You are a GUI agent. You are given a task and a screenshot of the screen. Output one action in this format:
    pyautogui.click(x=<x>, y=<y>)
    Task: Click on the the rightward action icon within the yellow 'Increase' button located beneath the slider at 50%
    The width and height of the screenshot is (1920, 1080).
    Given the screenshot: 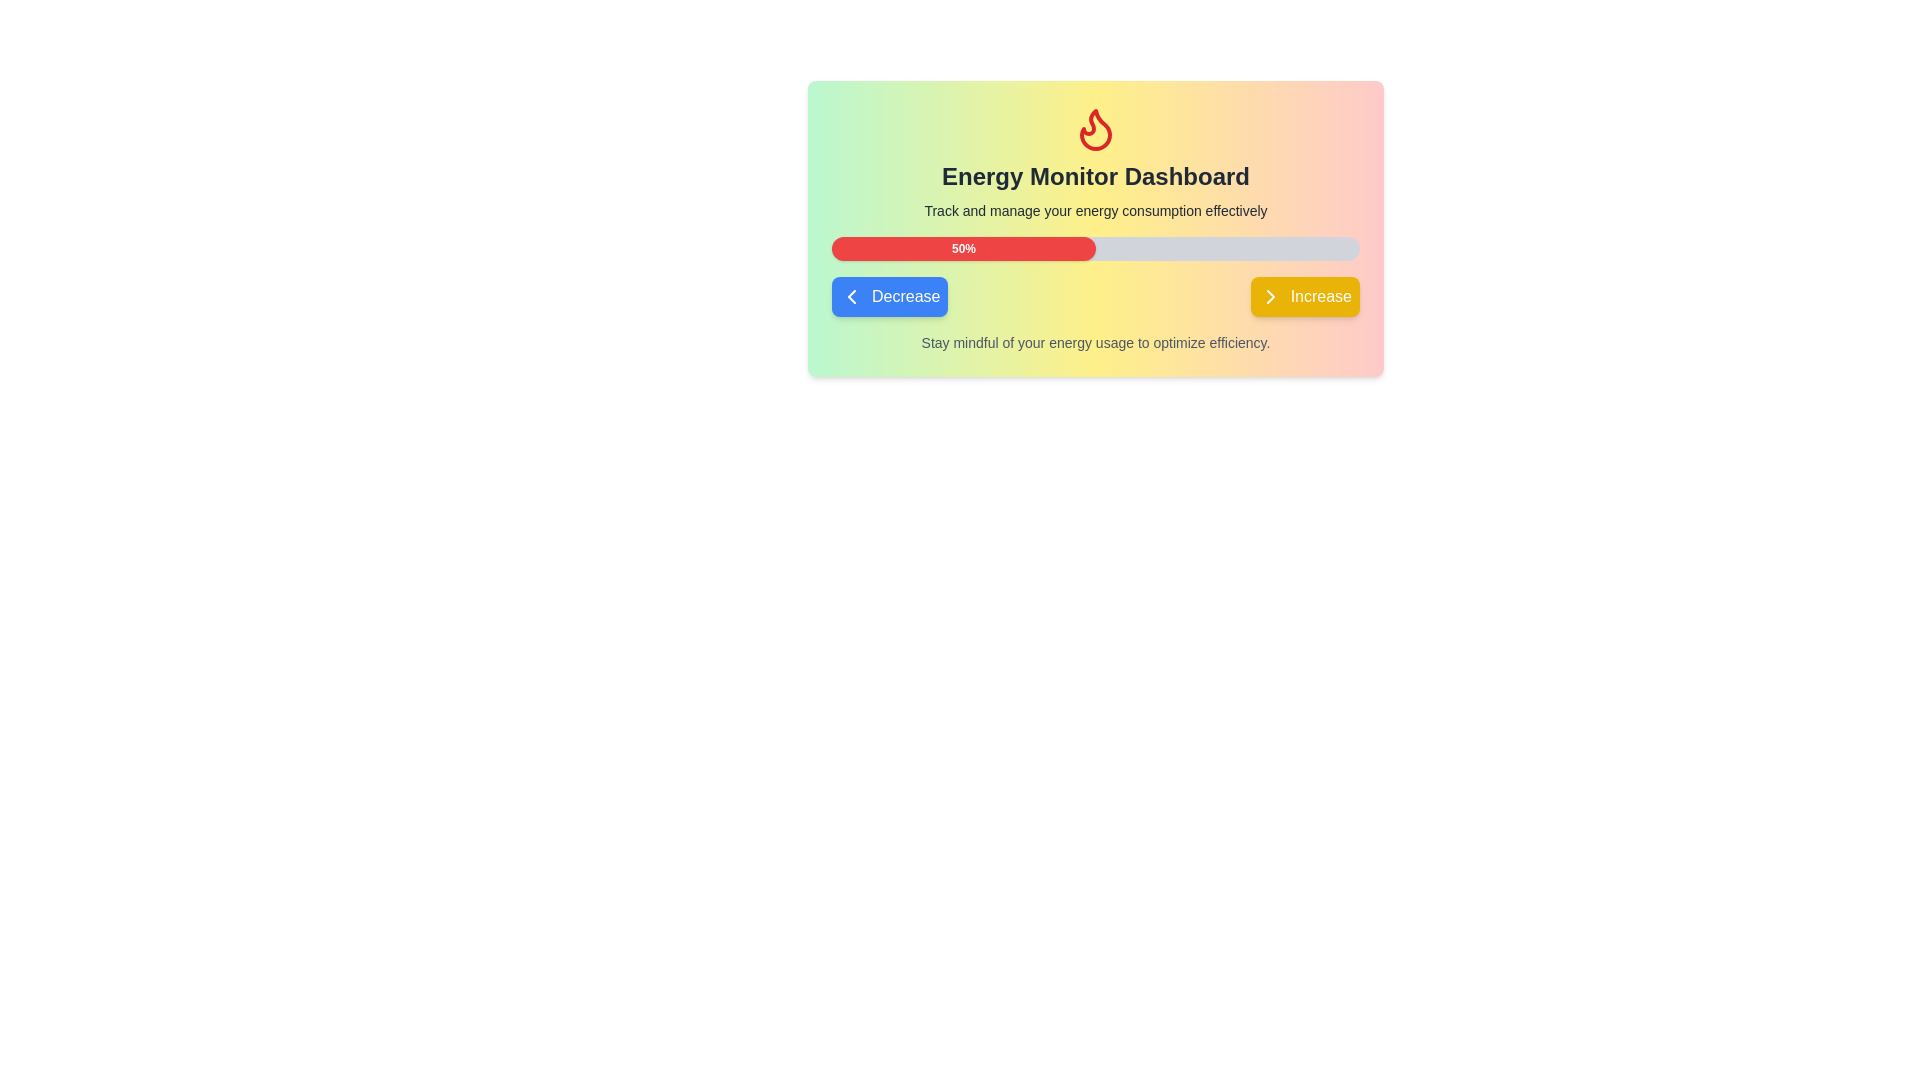 What is the action you would take?
    pyautogui.click(x=1269, y=297)
    